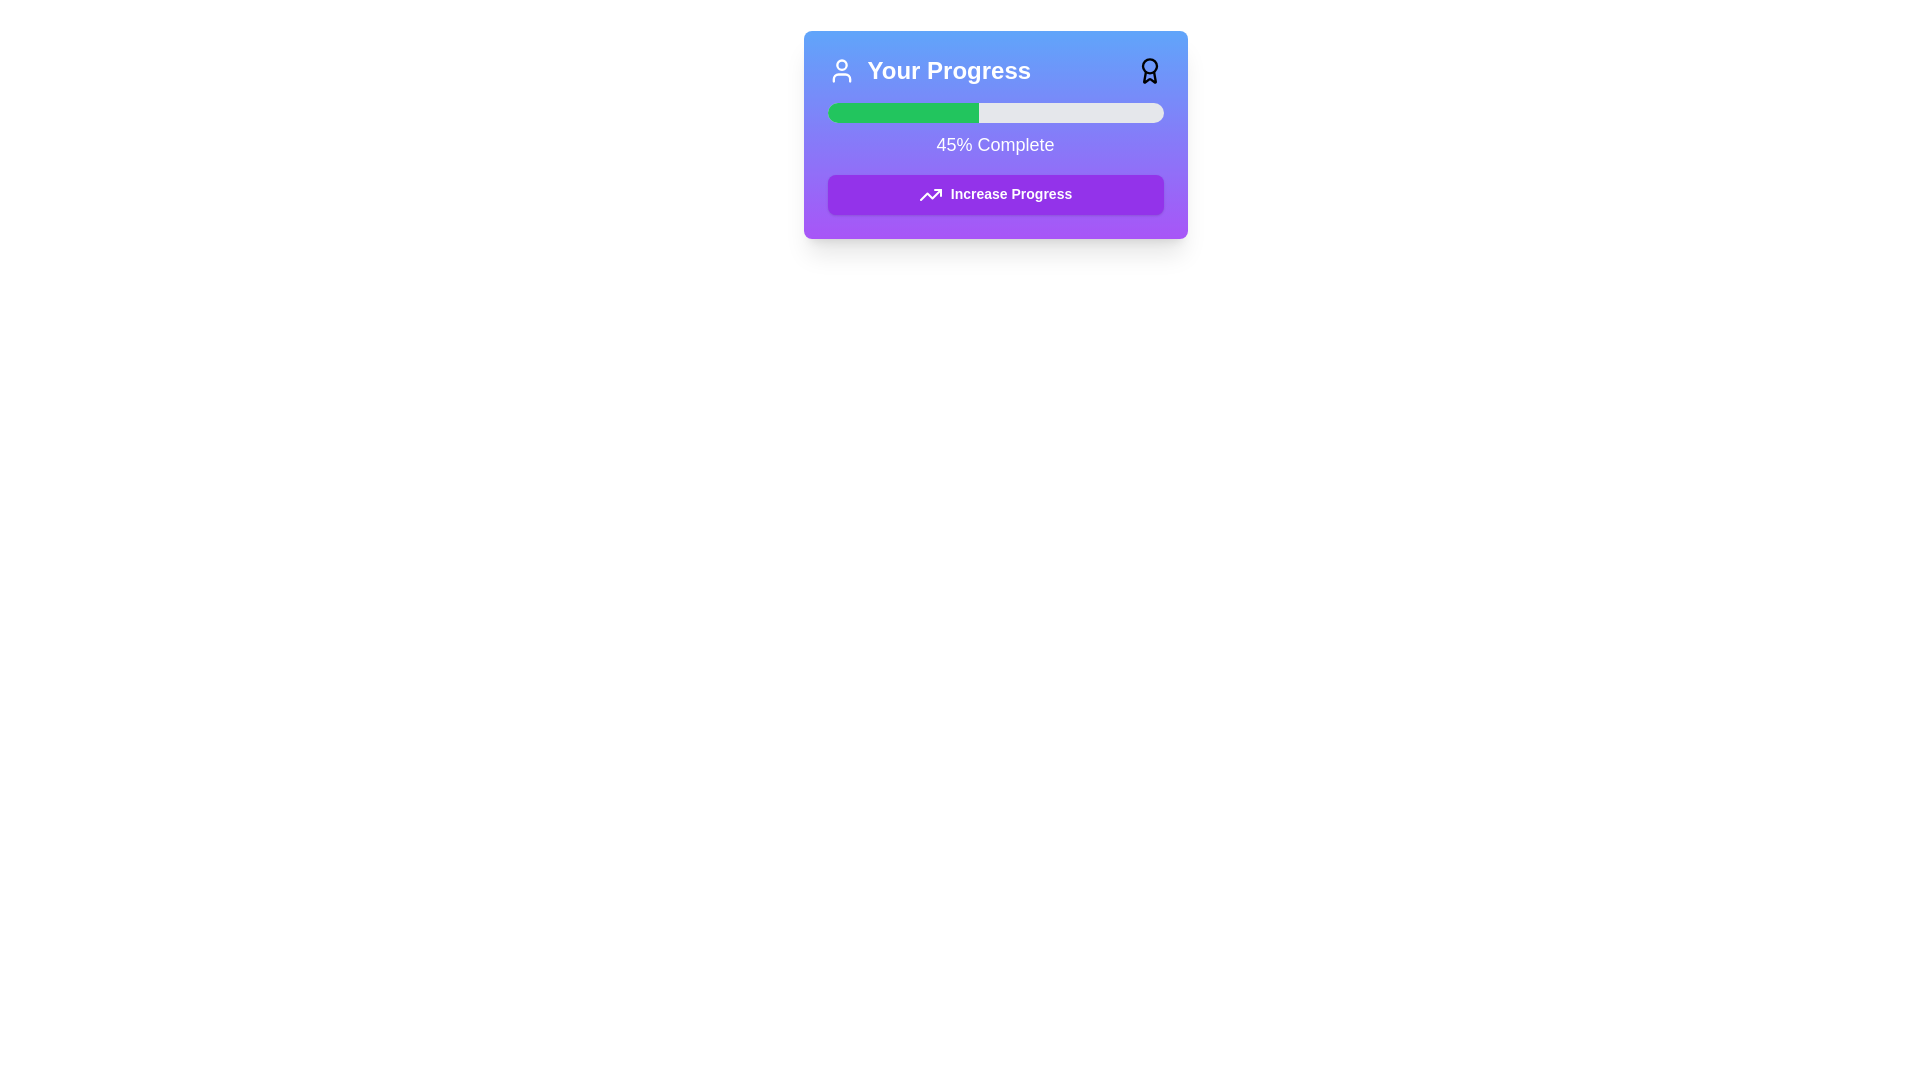  I want to click on the center circle within the medal icon at the top-right corner of the blue section header labeled 'Your Progress', so click(1149, 65).